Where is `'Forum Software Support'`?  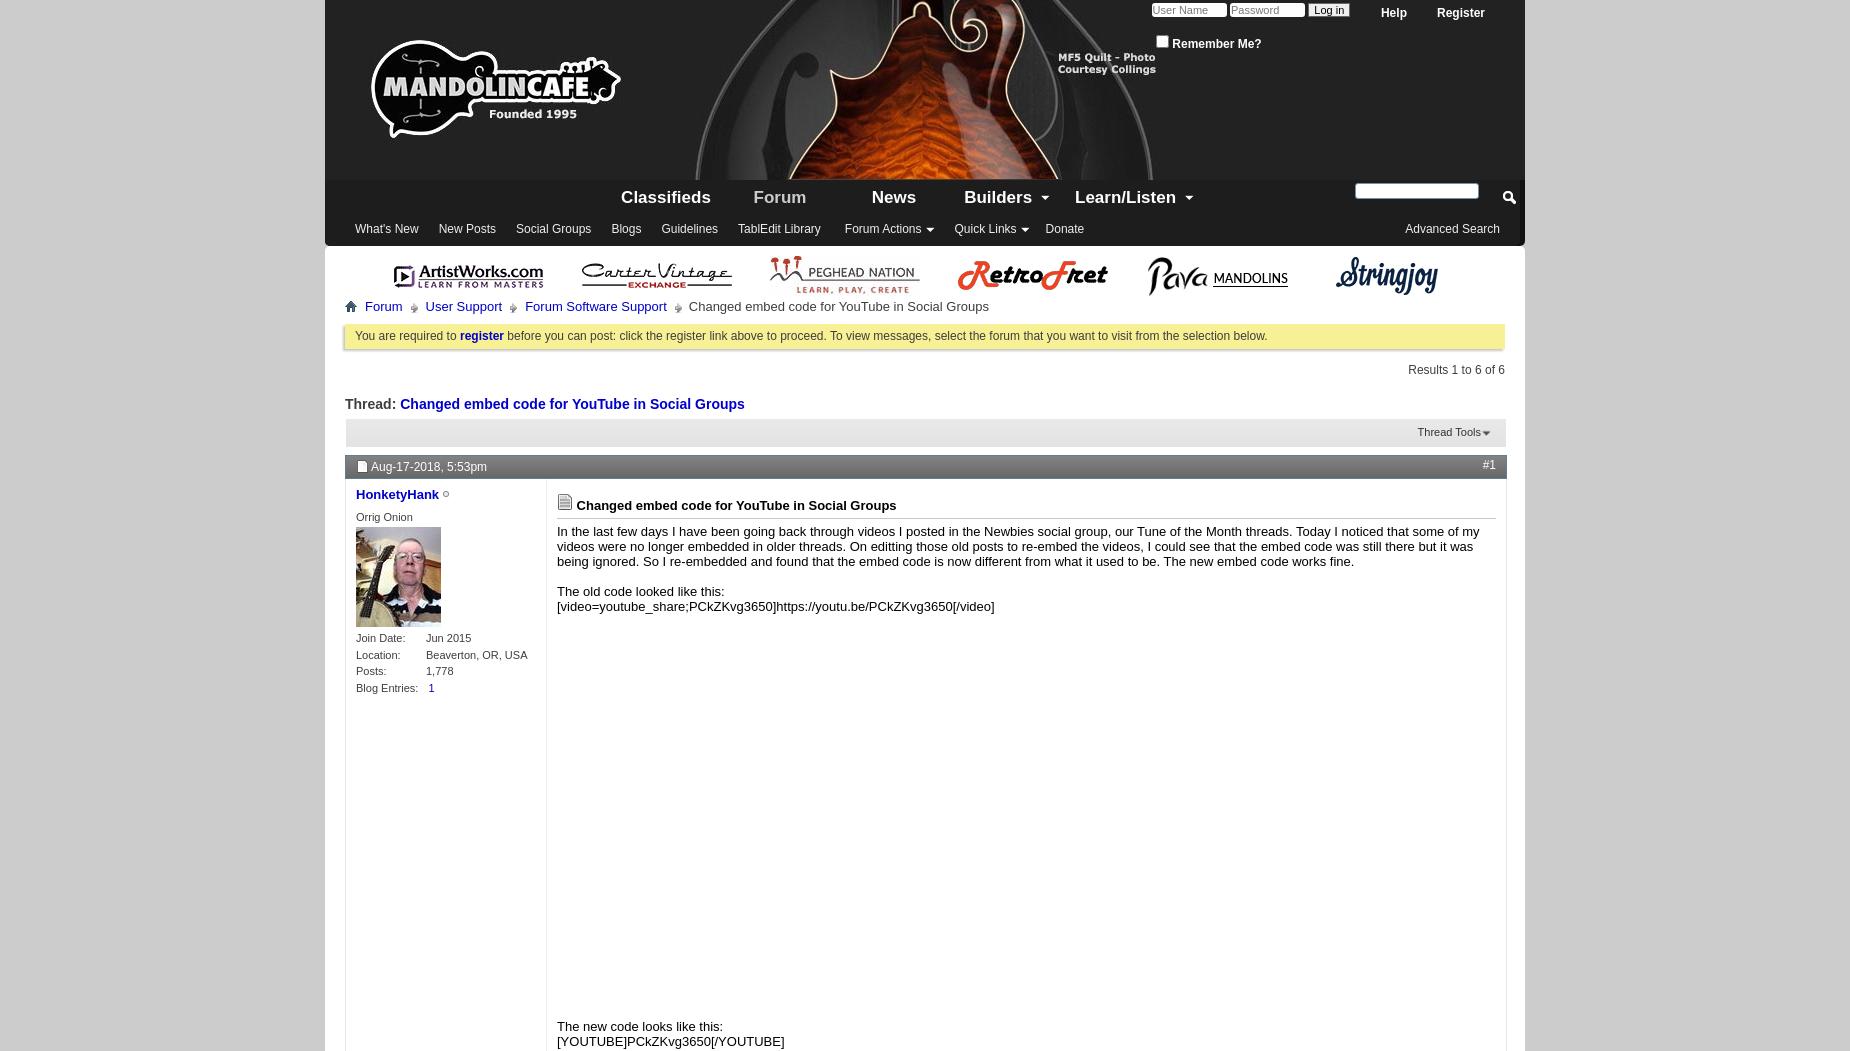 'Forum Software Support' is located at coordinates (595, 305).